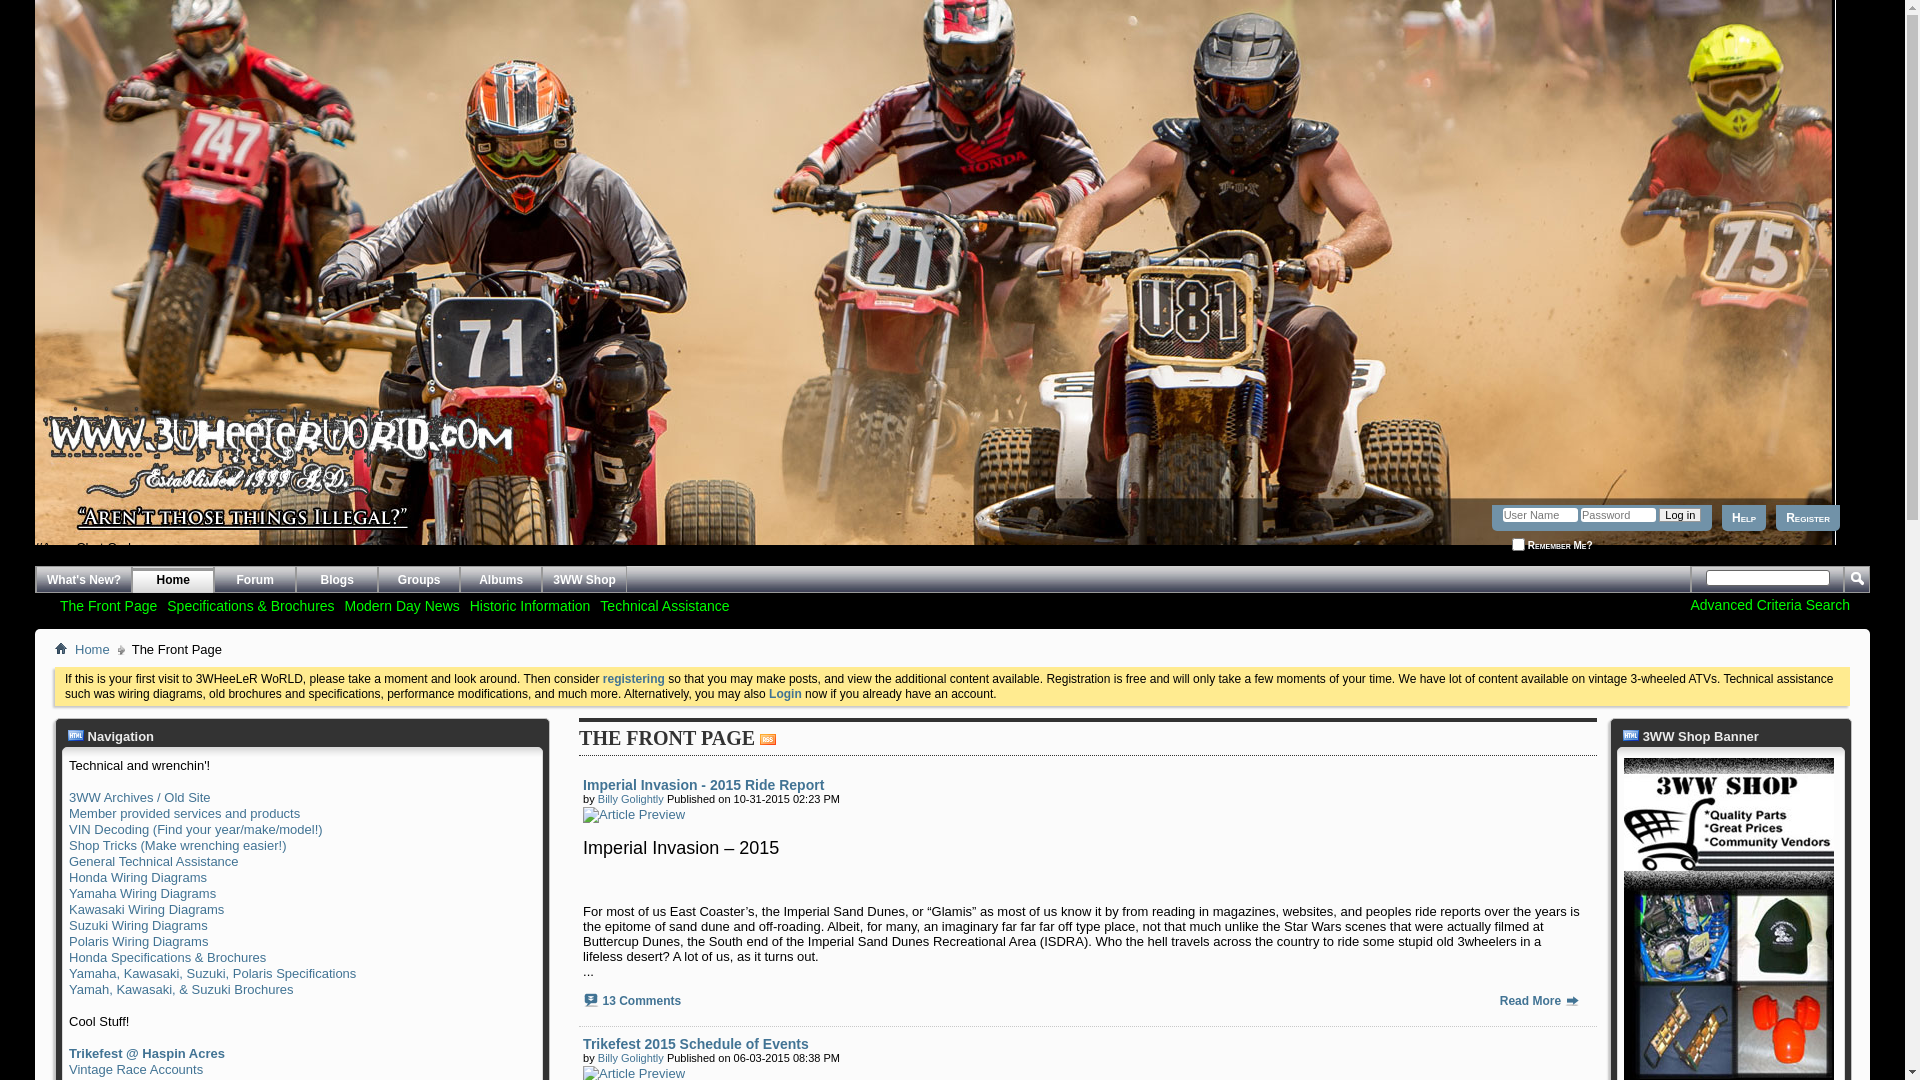  Describe the element at coordinates (1499, 1001) in the screenshot. I see `'Read More'` at that location.